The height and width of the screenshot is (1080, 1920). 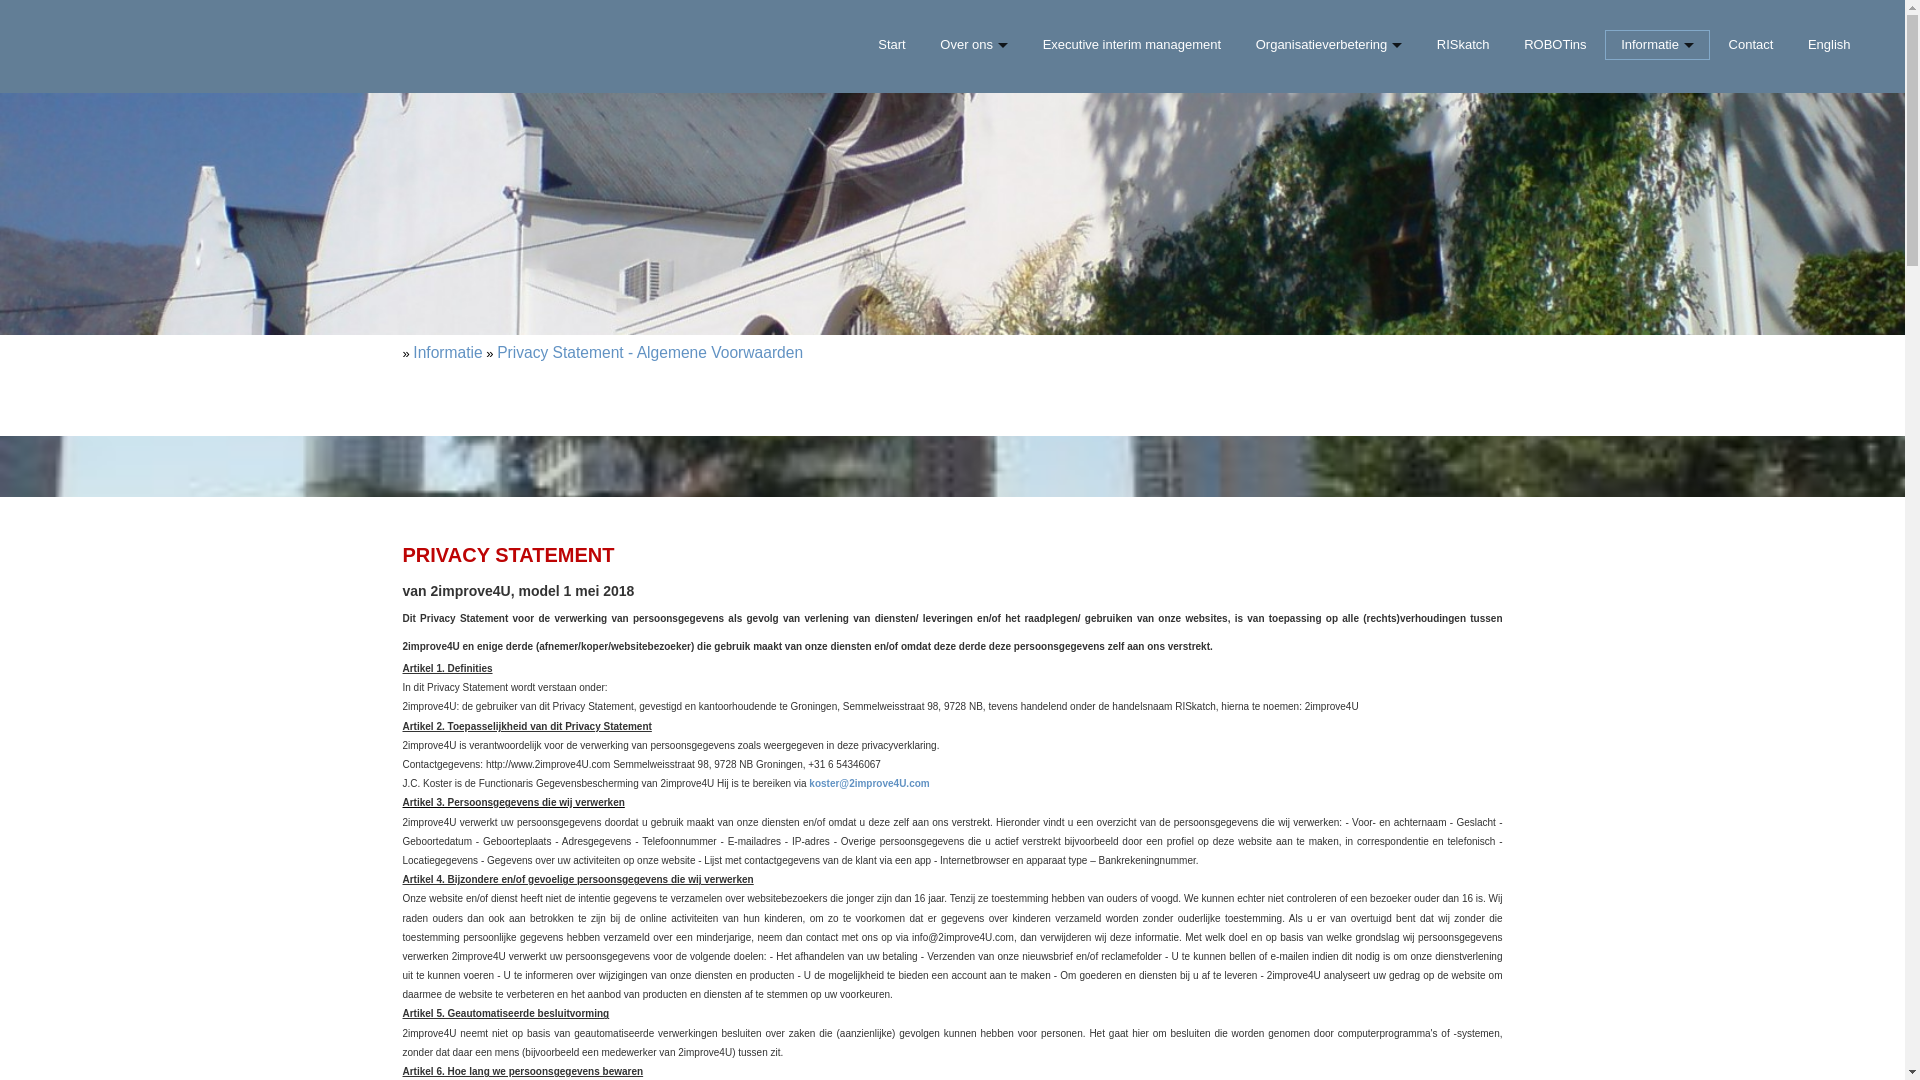 What do you see at coordinates (1421, 45) in the screenshot?
I see `'RISkatch'` at bounding box center [1421, 45].